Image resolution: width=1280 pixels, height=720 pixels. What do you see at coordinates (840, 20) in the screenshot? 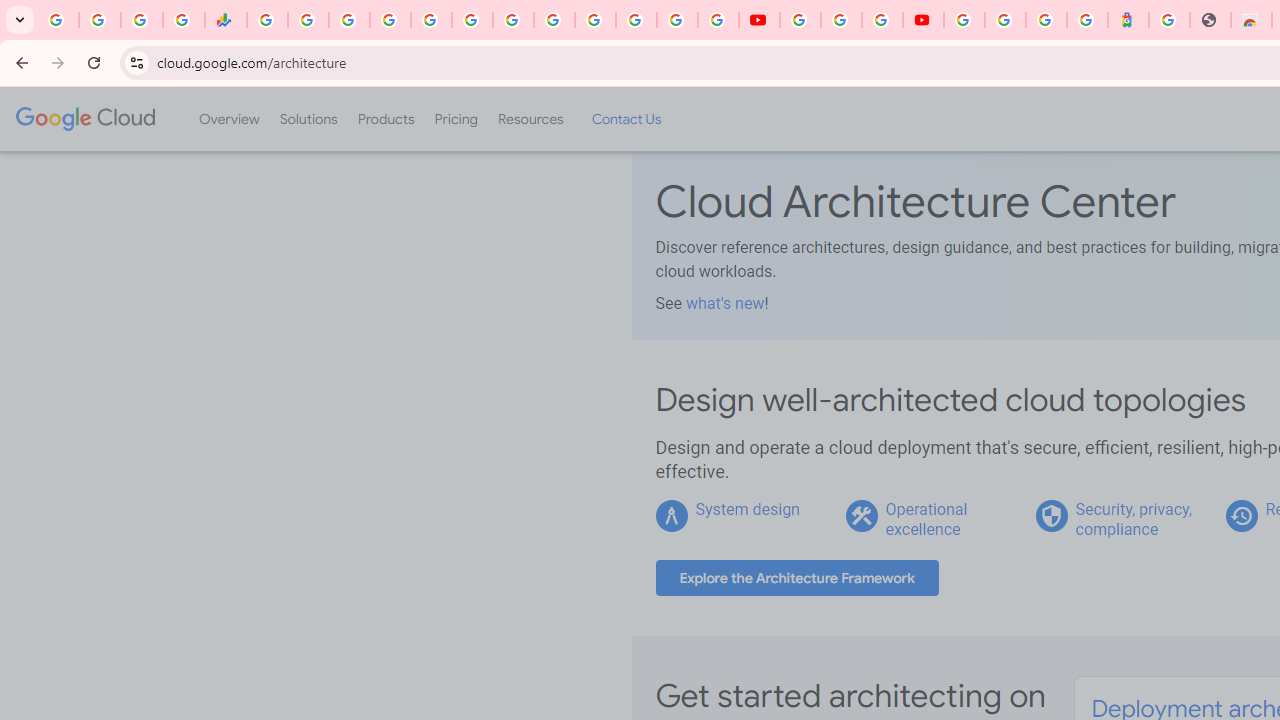
I see `'Google Account Help'` at bounding box center [840, 20].